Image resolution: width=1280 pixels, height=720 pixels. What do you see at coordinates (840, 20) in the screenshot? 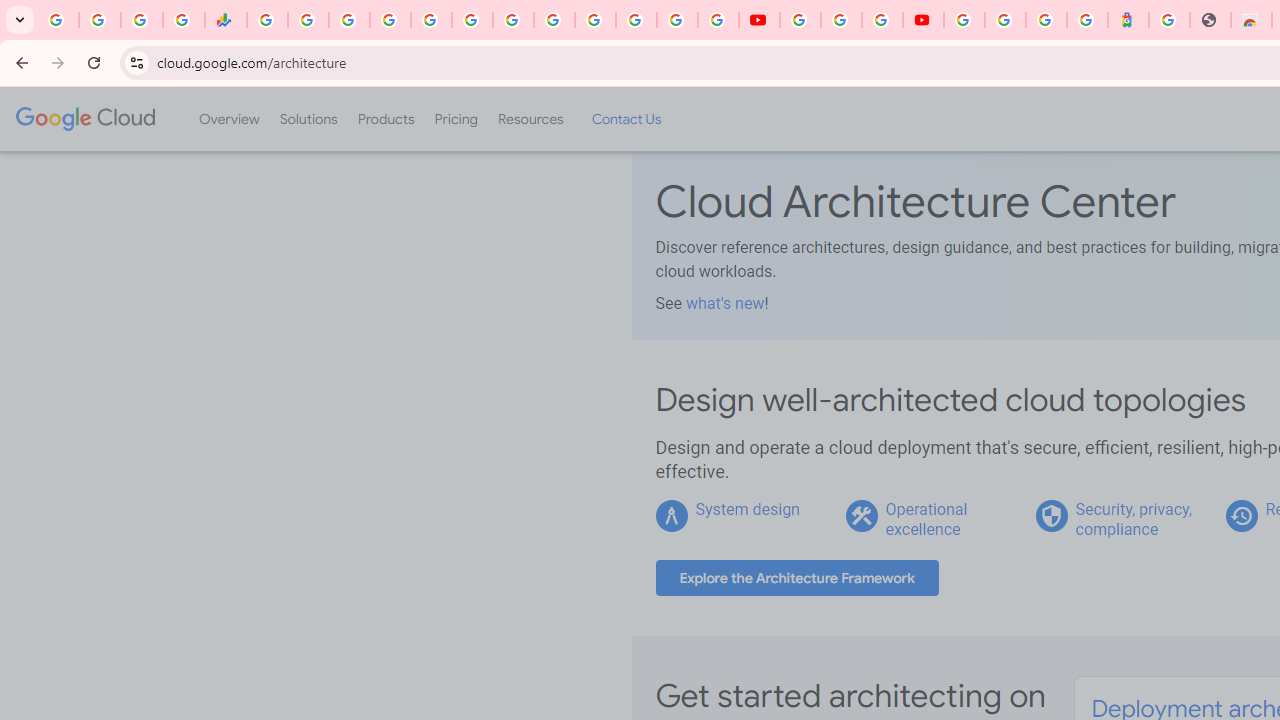
I see `'Google Account Help'` at bounding box center [840, 20].